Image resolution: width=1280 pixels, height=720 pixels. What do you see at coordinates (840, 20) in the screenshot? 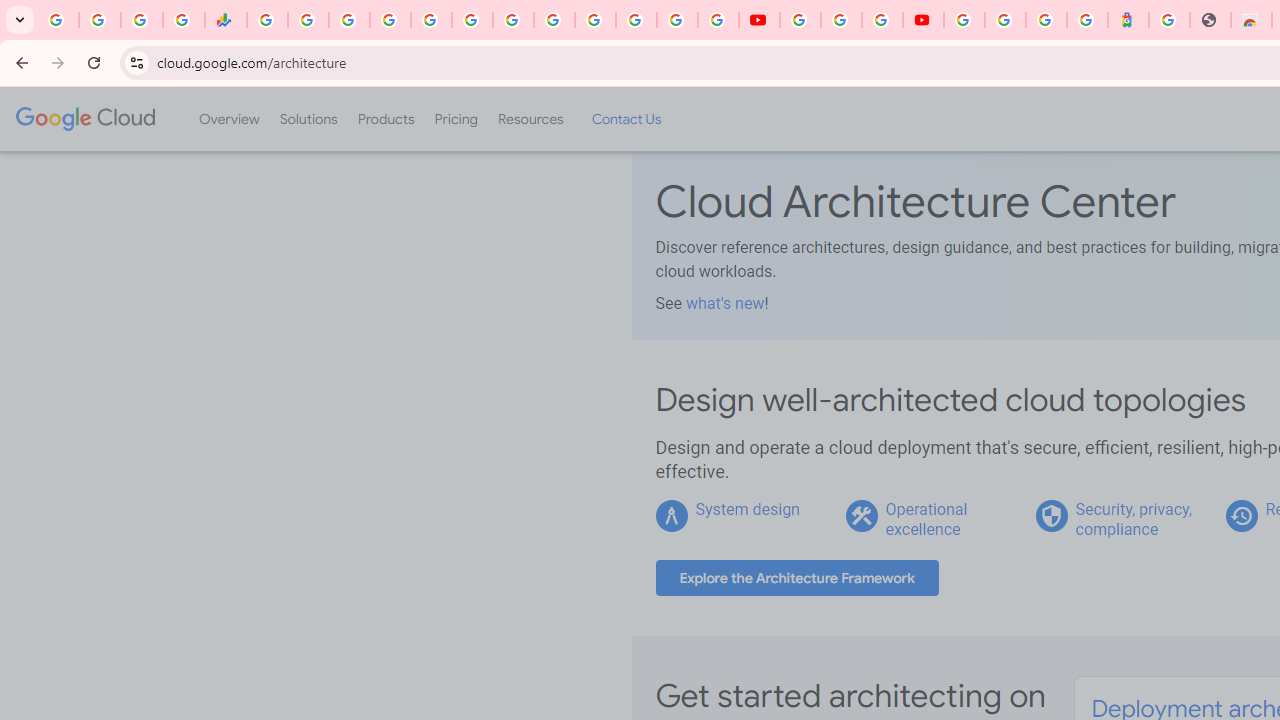
I see `'Google Account Help'` at bounding box center [840, 20].